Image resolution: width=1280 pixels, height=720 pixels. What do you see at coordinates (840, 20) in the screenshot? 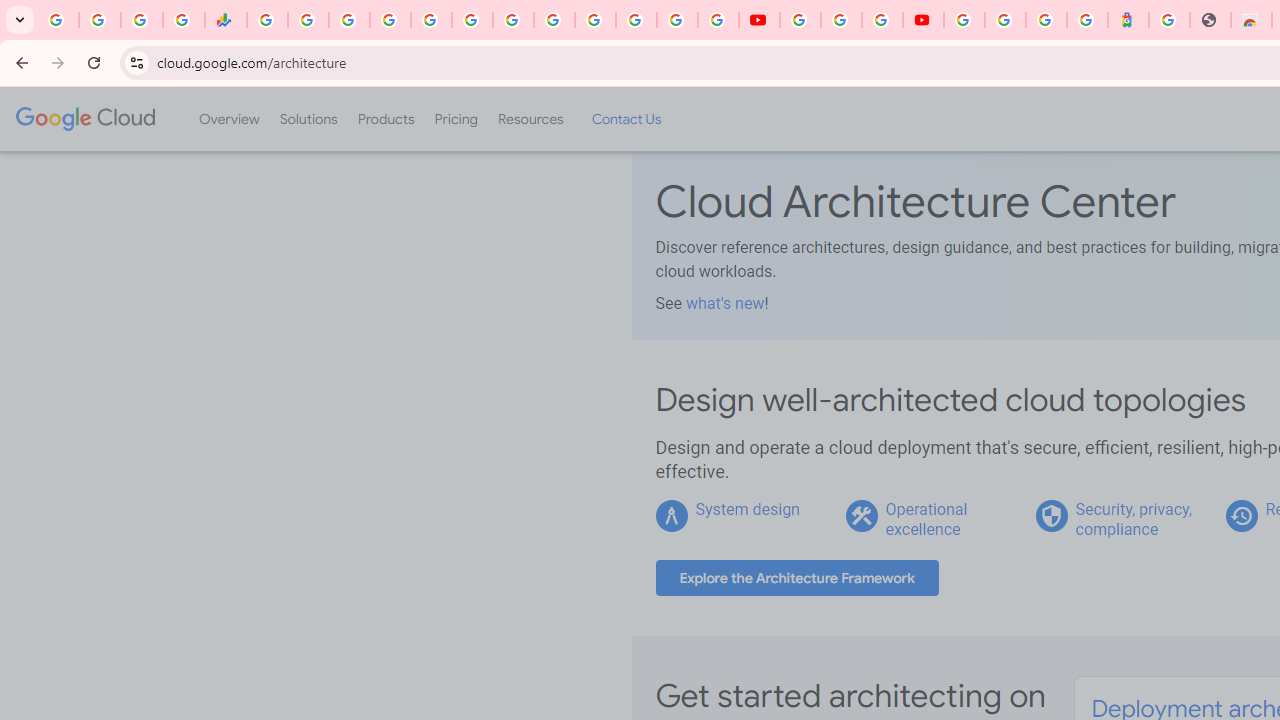
I see `'Google Account Help'` at bounding box center [840, 20].